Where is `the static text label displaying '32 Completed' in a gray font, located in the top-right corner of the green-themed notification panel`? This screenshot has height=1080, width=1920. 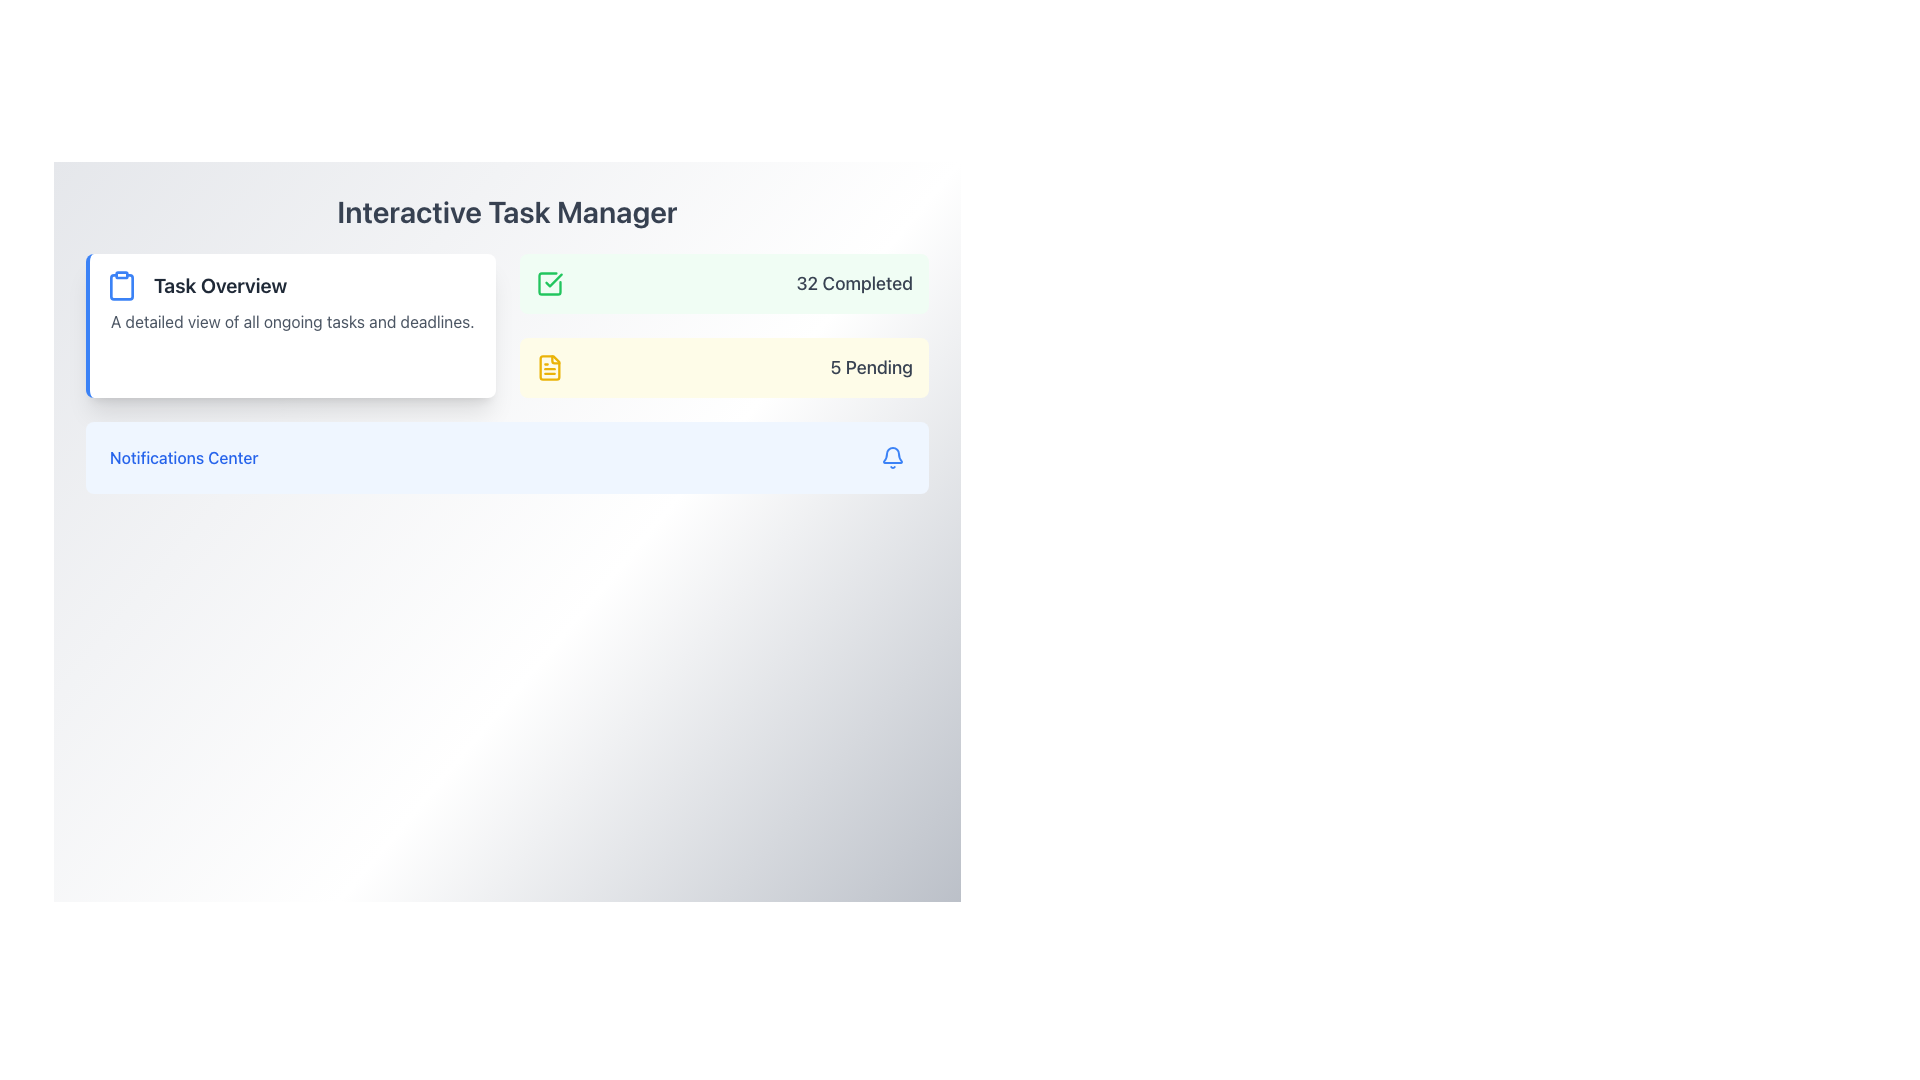
the static text label displaying '32 Completed' in a gray font, located in the top-right corner of the green-themed notification panel is located at coordinates (854, 284).